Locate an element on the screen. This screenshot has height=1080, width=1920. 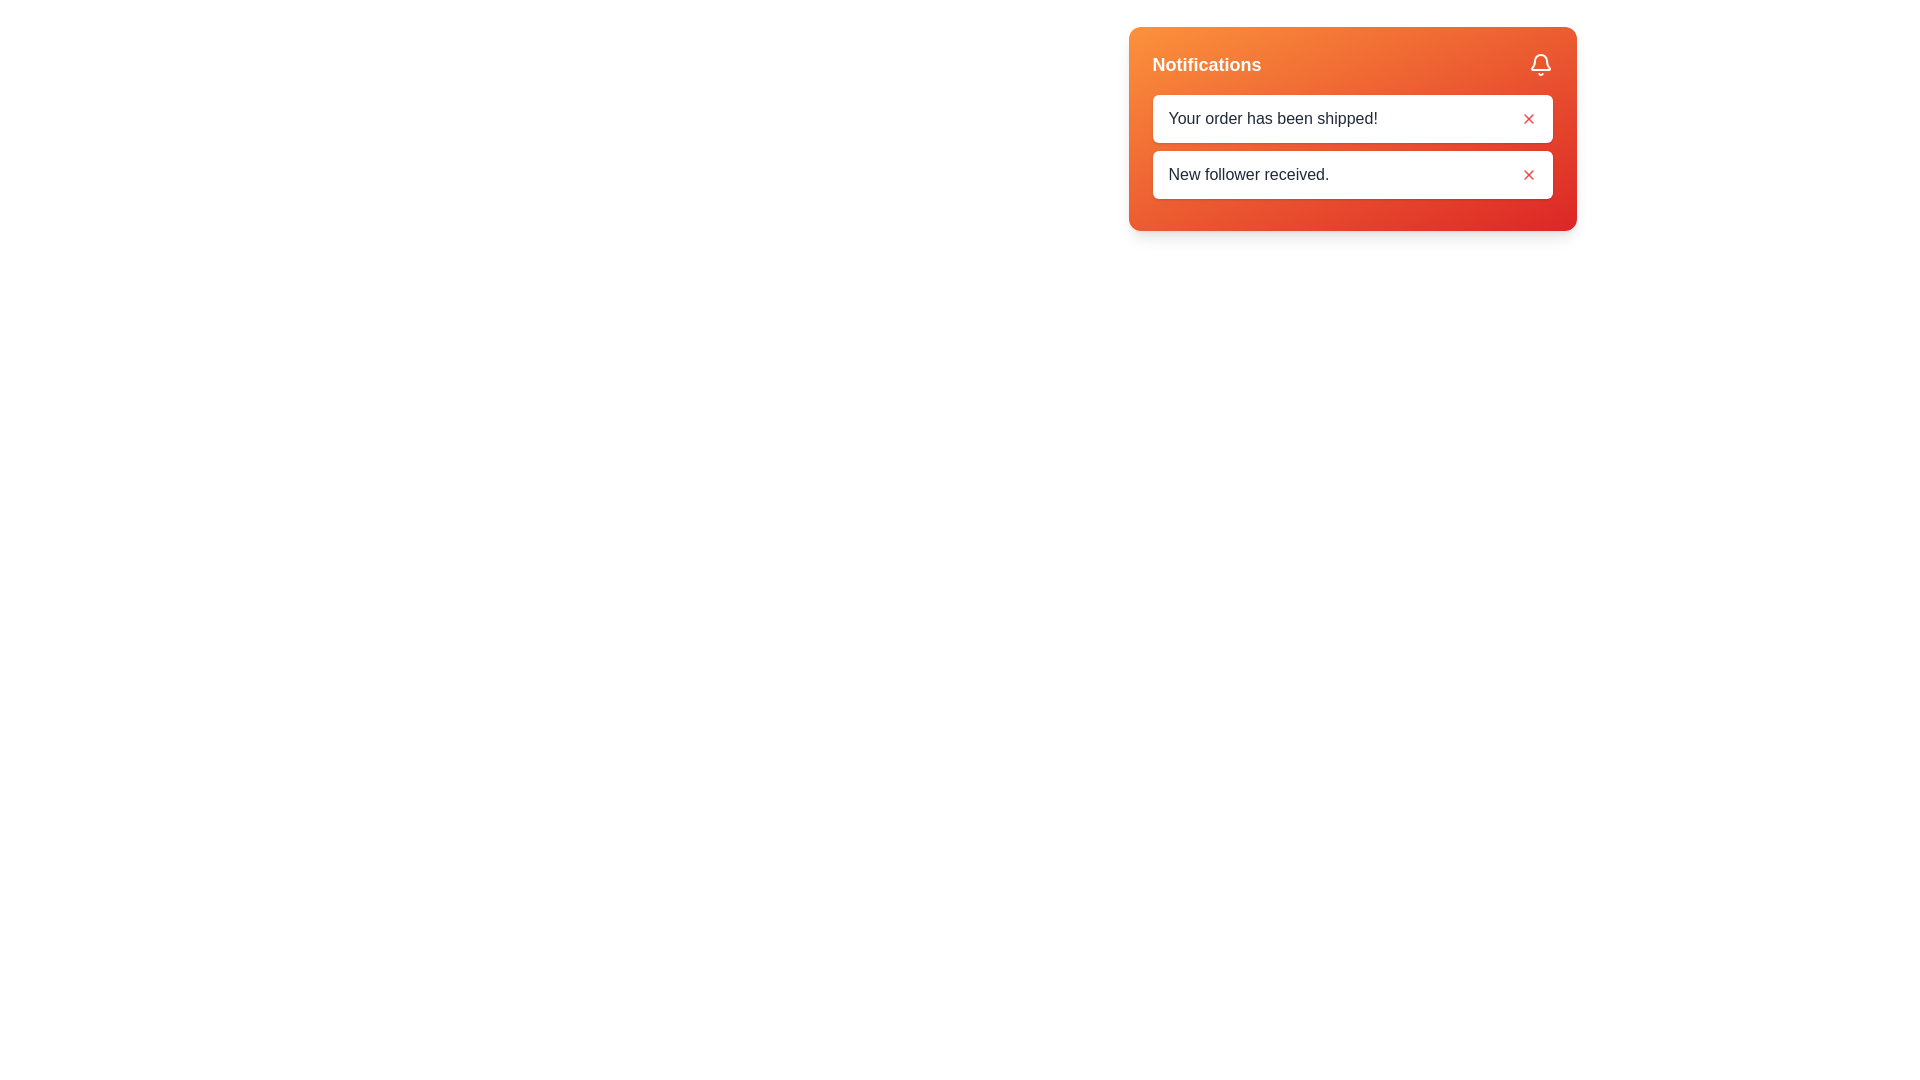
the notification bell icon located in the top-right corner of the notifications panel, which signifies alerts and importance is located at coordinates (1539, 61).